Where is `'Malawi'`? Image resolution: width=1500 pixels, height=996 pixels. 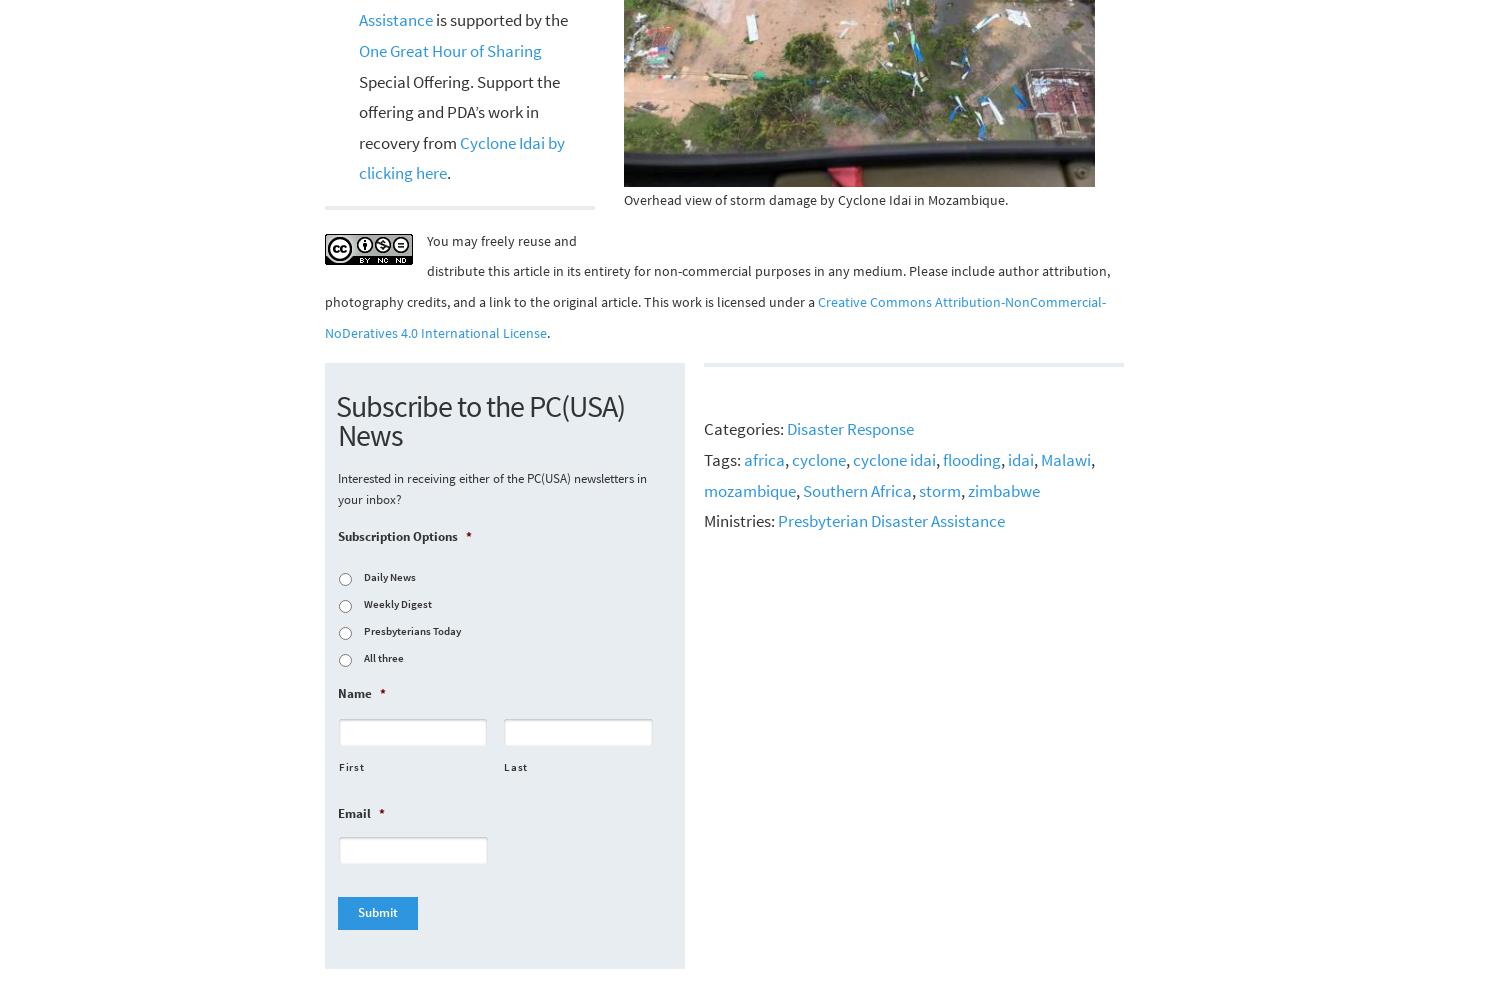
'Malawi' is located at coordinates (1064, 458).